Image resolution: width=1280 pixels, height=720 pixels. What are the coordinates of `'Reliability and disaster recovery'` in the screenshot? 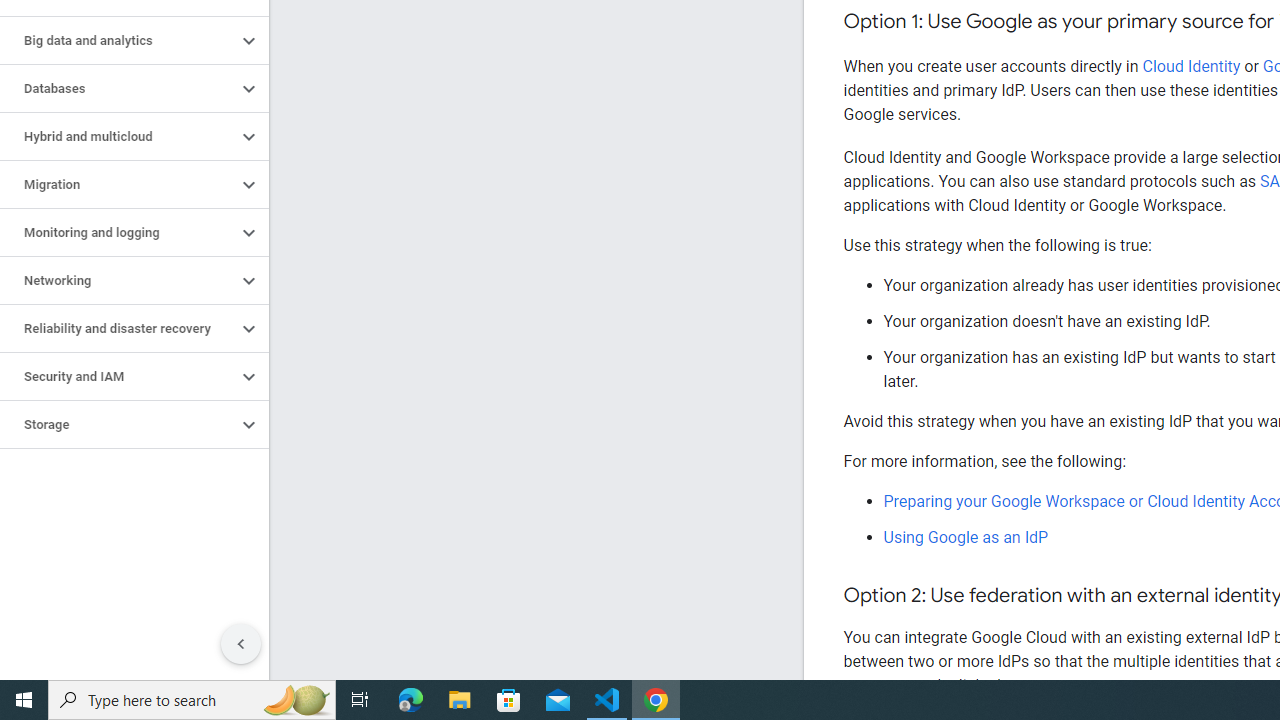 It's located at (117, 328).